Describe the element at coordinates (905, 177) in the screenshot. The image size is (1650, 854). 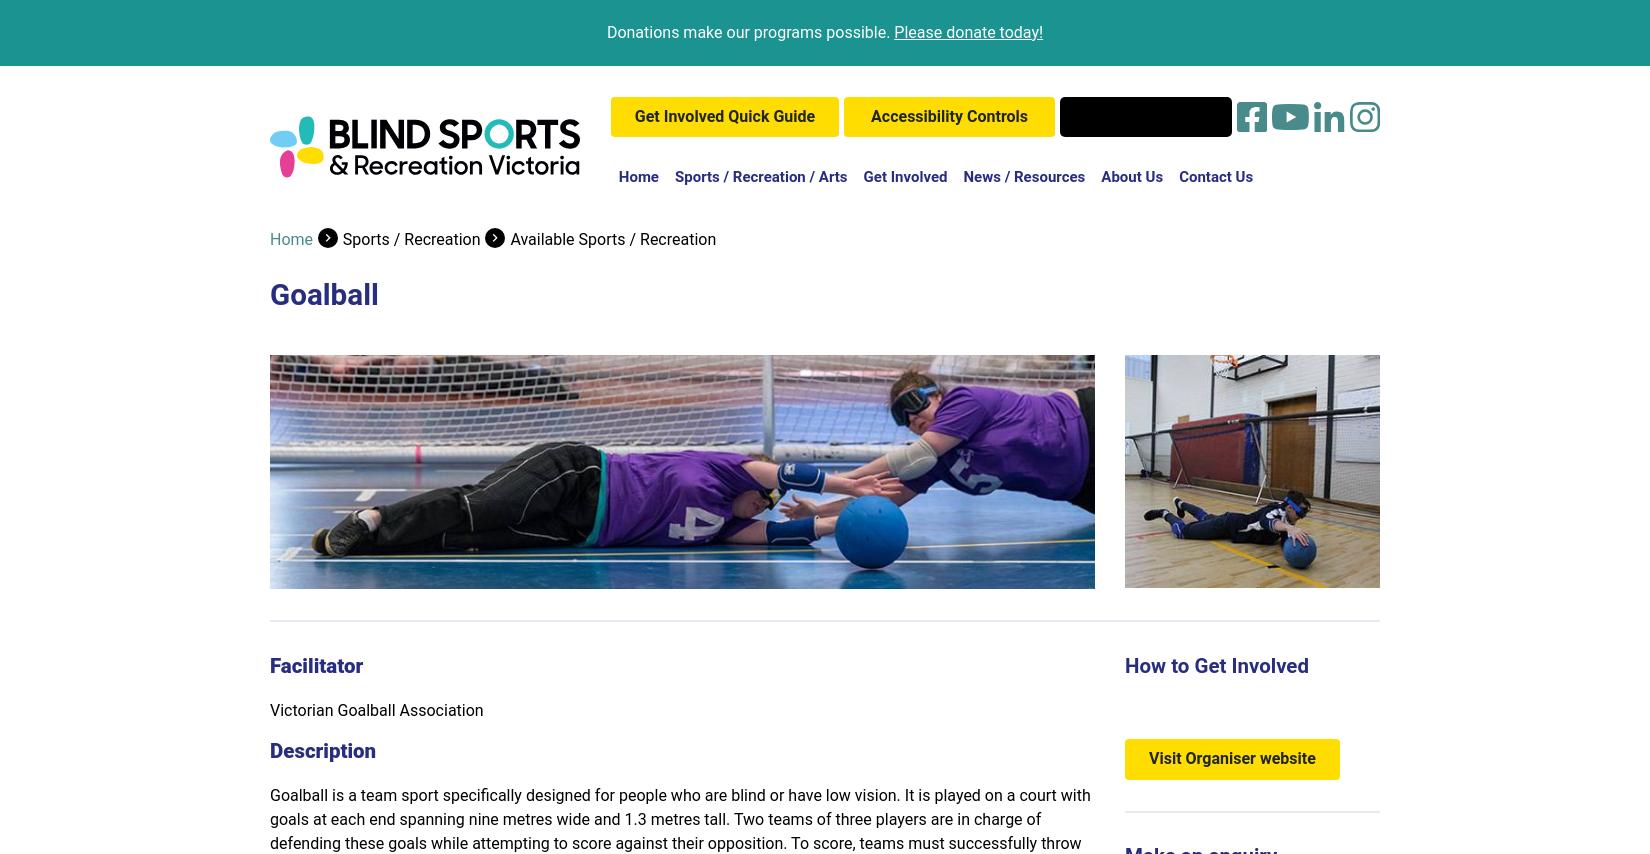
I see `'Get Involved'` at that location.